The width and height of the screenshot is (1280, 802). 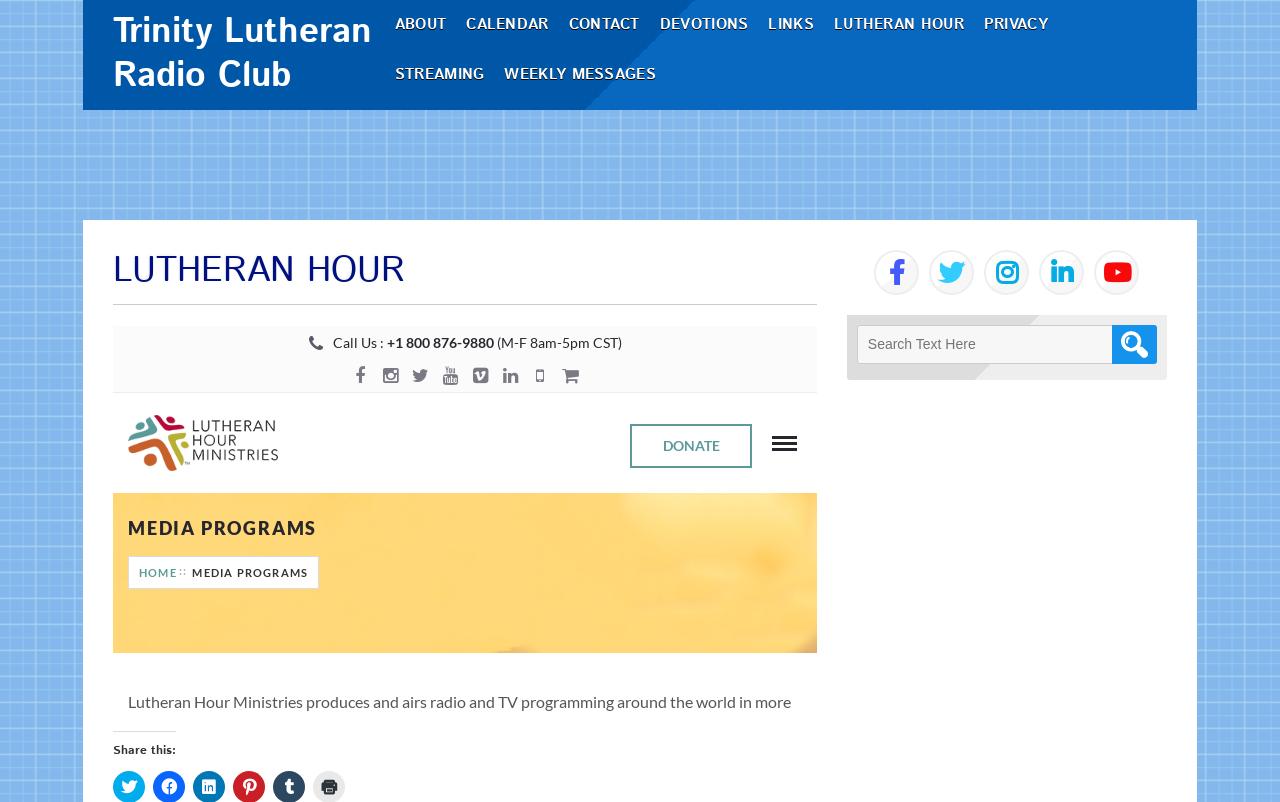 I want to click on 'Privacy', so click(x=1022, y=78).